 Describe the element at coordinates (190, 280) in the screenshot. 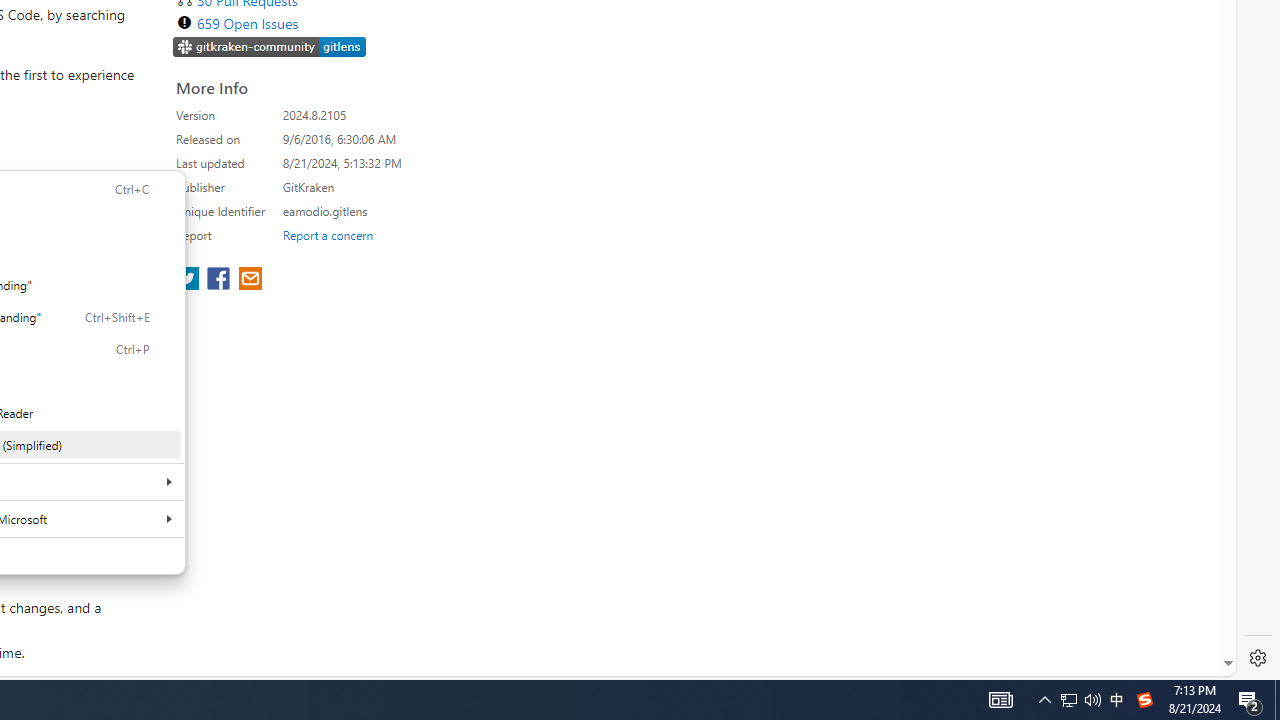

I see `'share extension on twitter'` at that location.